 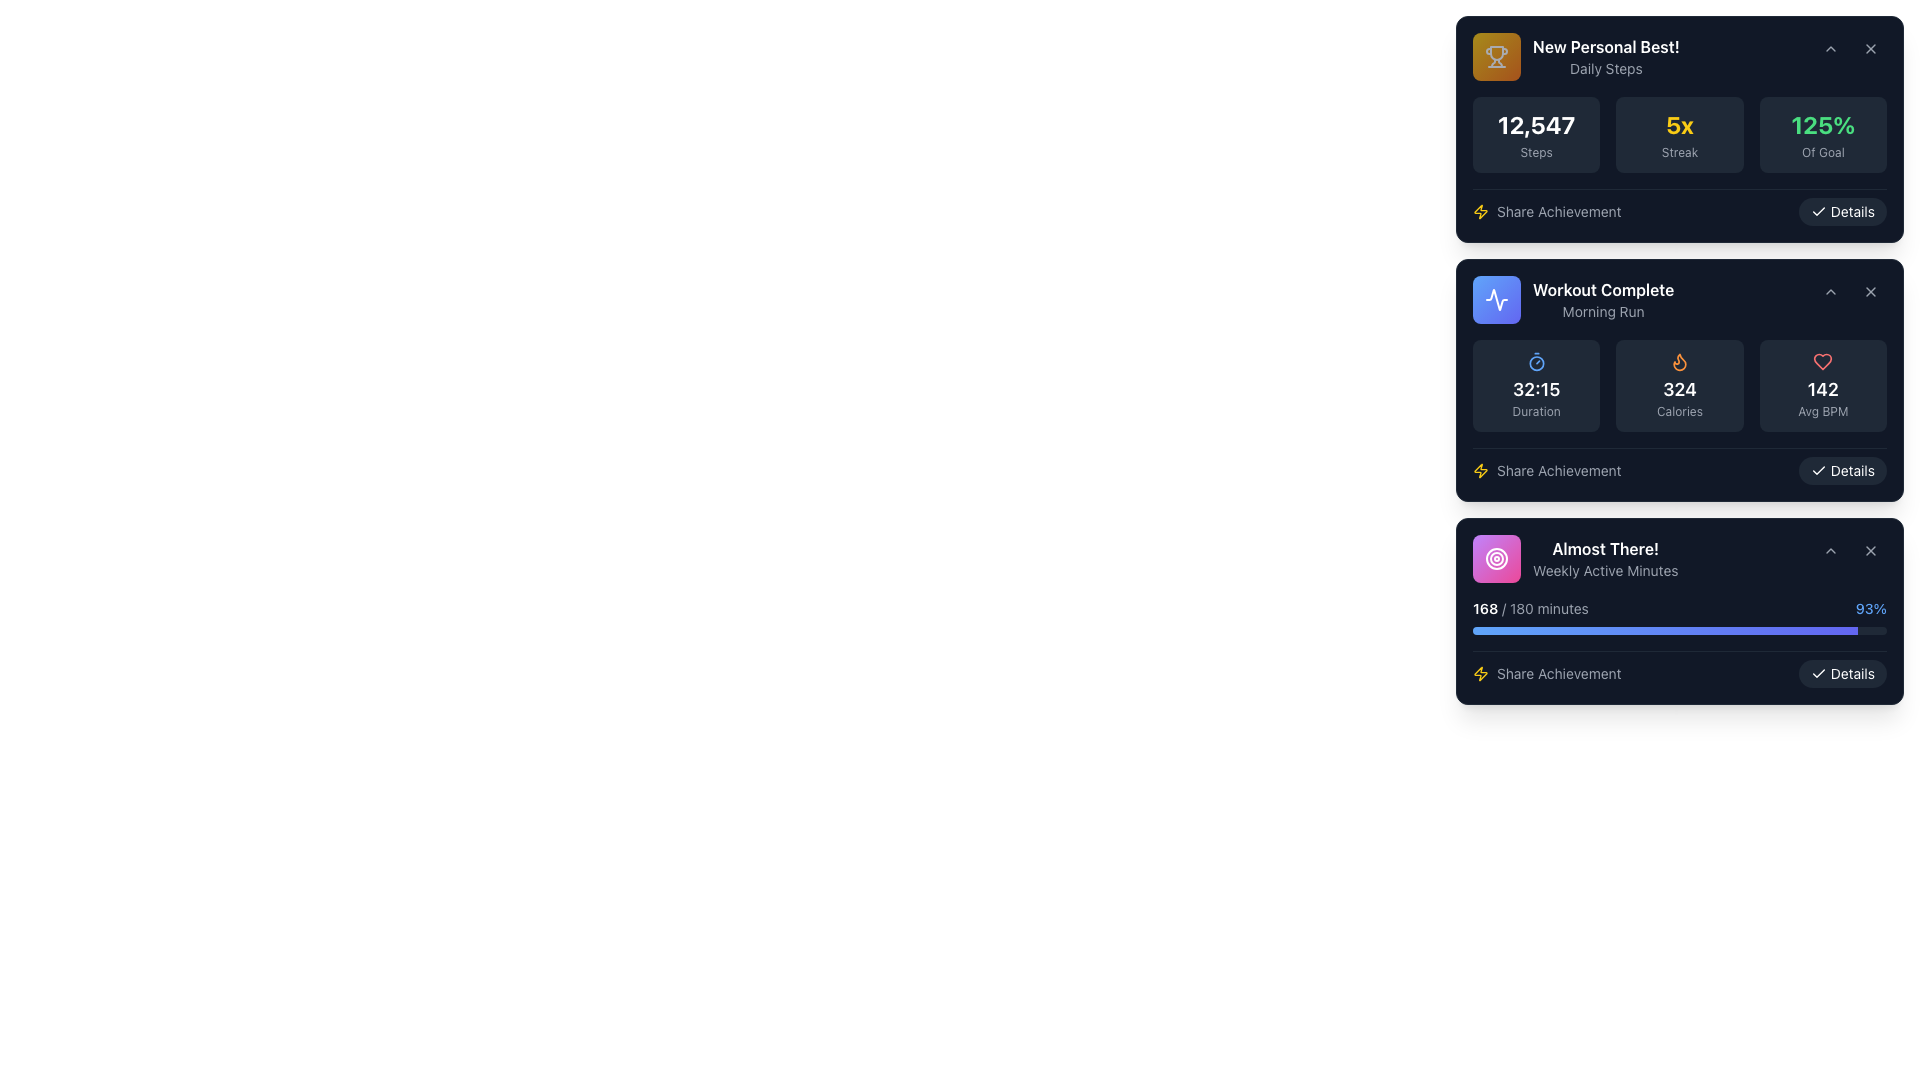 What do you see at coordinates (1574, 559) in the screenshot?
I see `the Label with an icon that displays a motivational message and indicates the user's weekly active minutes progress, located in the upper-left quadrant of the third card in a vertical stack` at bounding box center [1574, 559].